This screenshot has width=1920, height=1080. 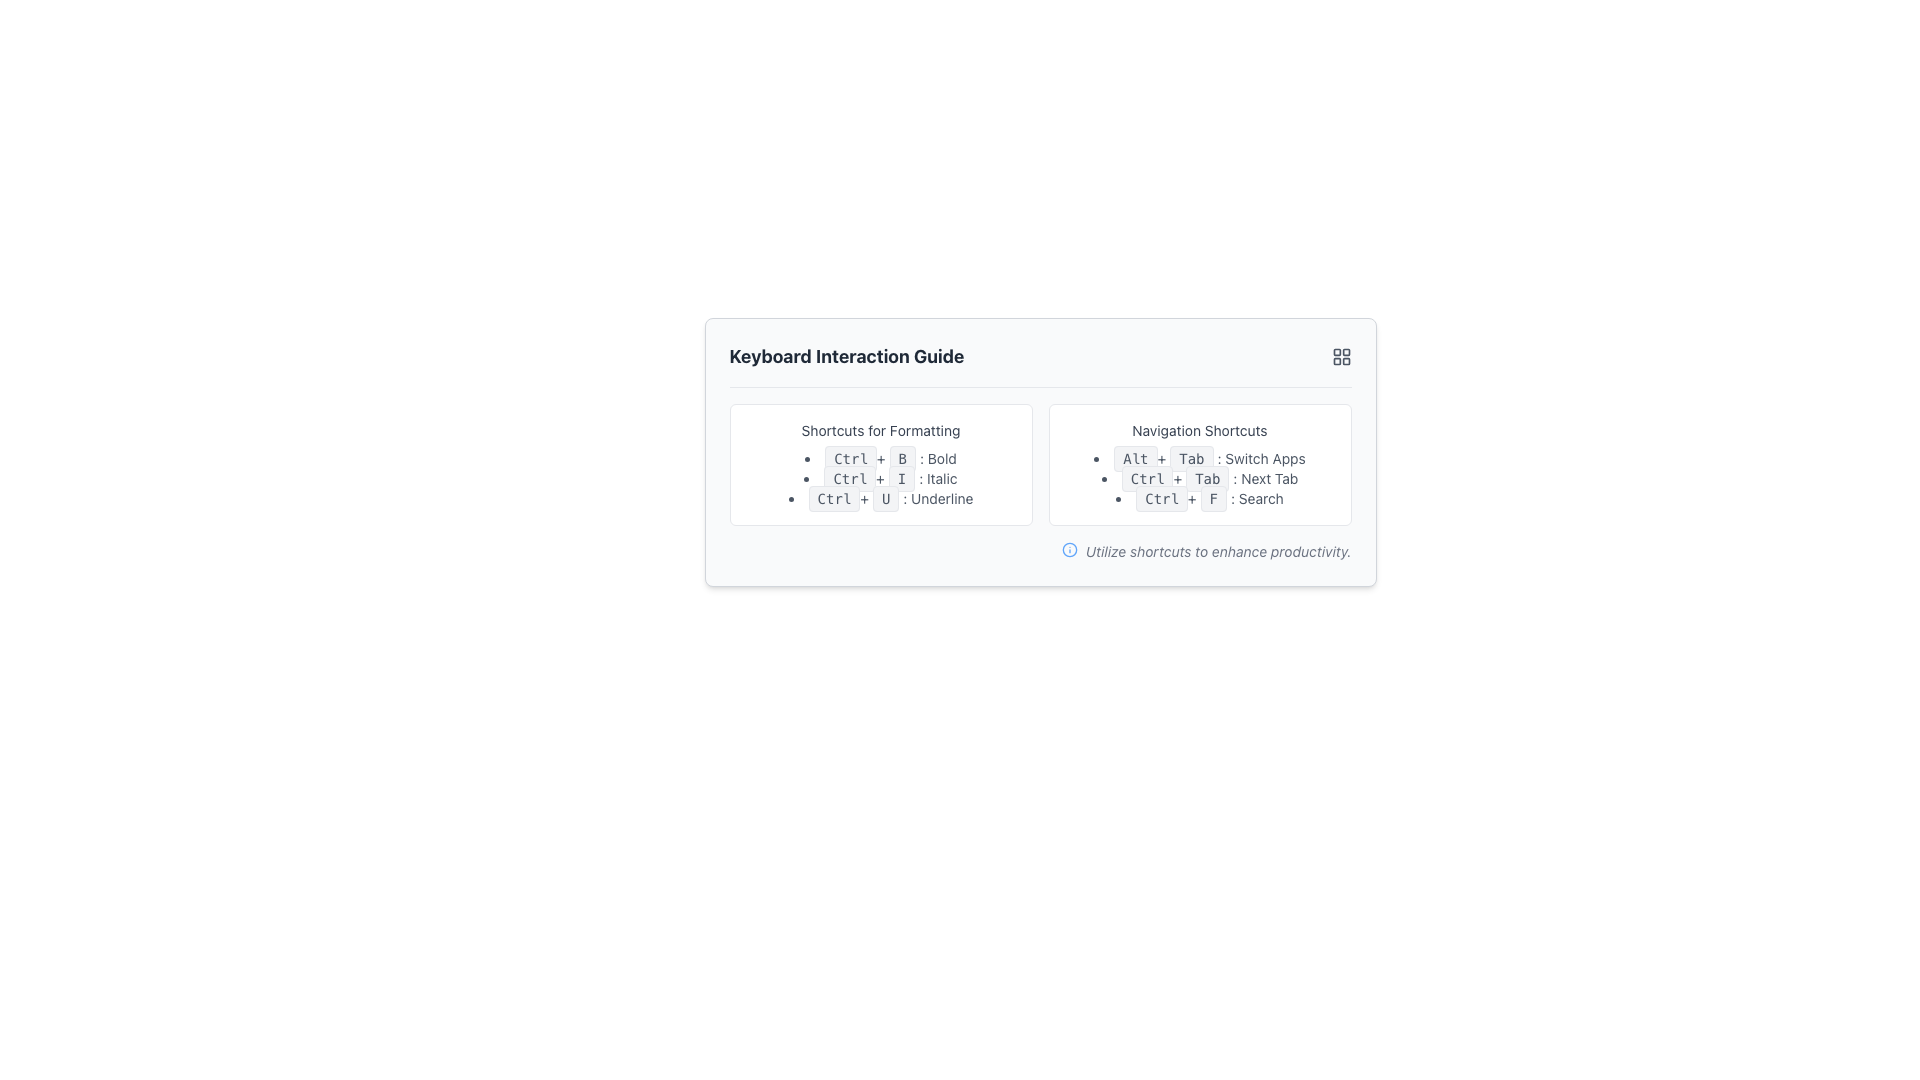 I want to click on the primary header titled 'Keyboard Interaction Guide', so click(x=1040, y=365).